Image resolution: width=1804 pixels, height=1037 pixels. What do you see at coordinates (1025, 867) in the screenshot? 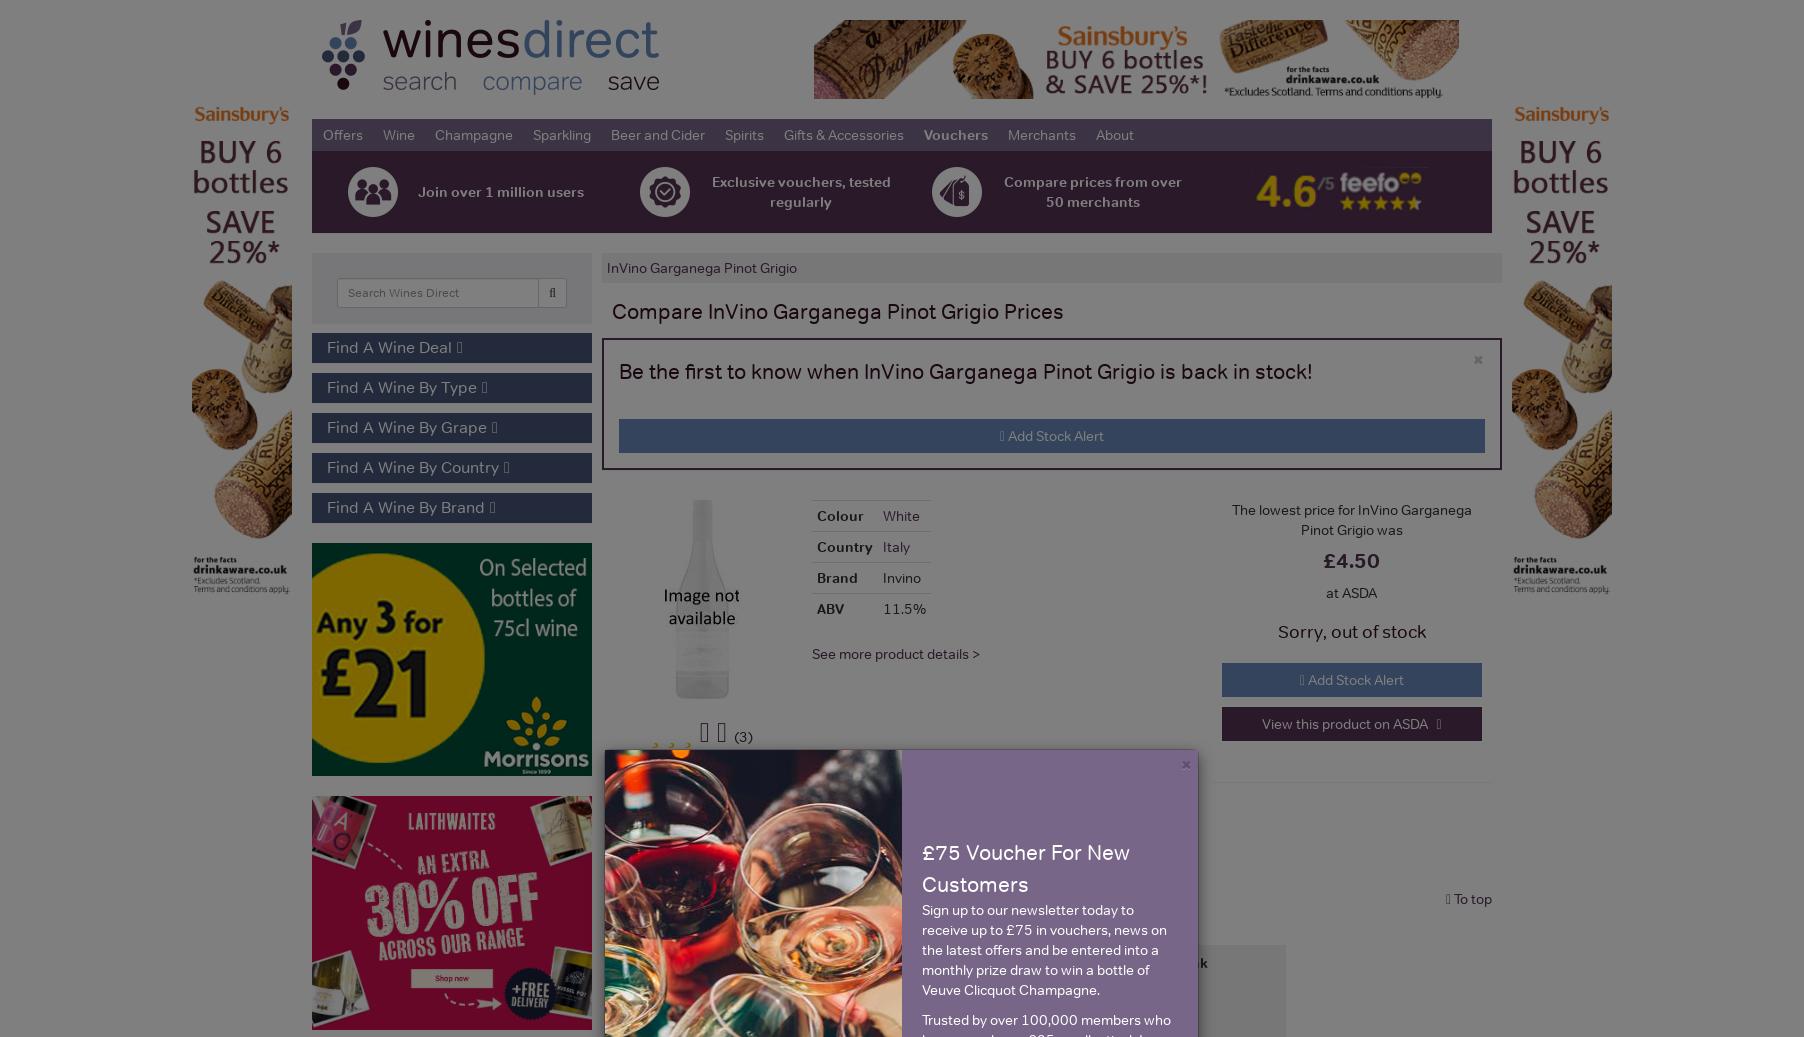
I see `'£75 Voucher For New Customers'` at bounding box center [1025, 867].